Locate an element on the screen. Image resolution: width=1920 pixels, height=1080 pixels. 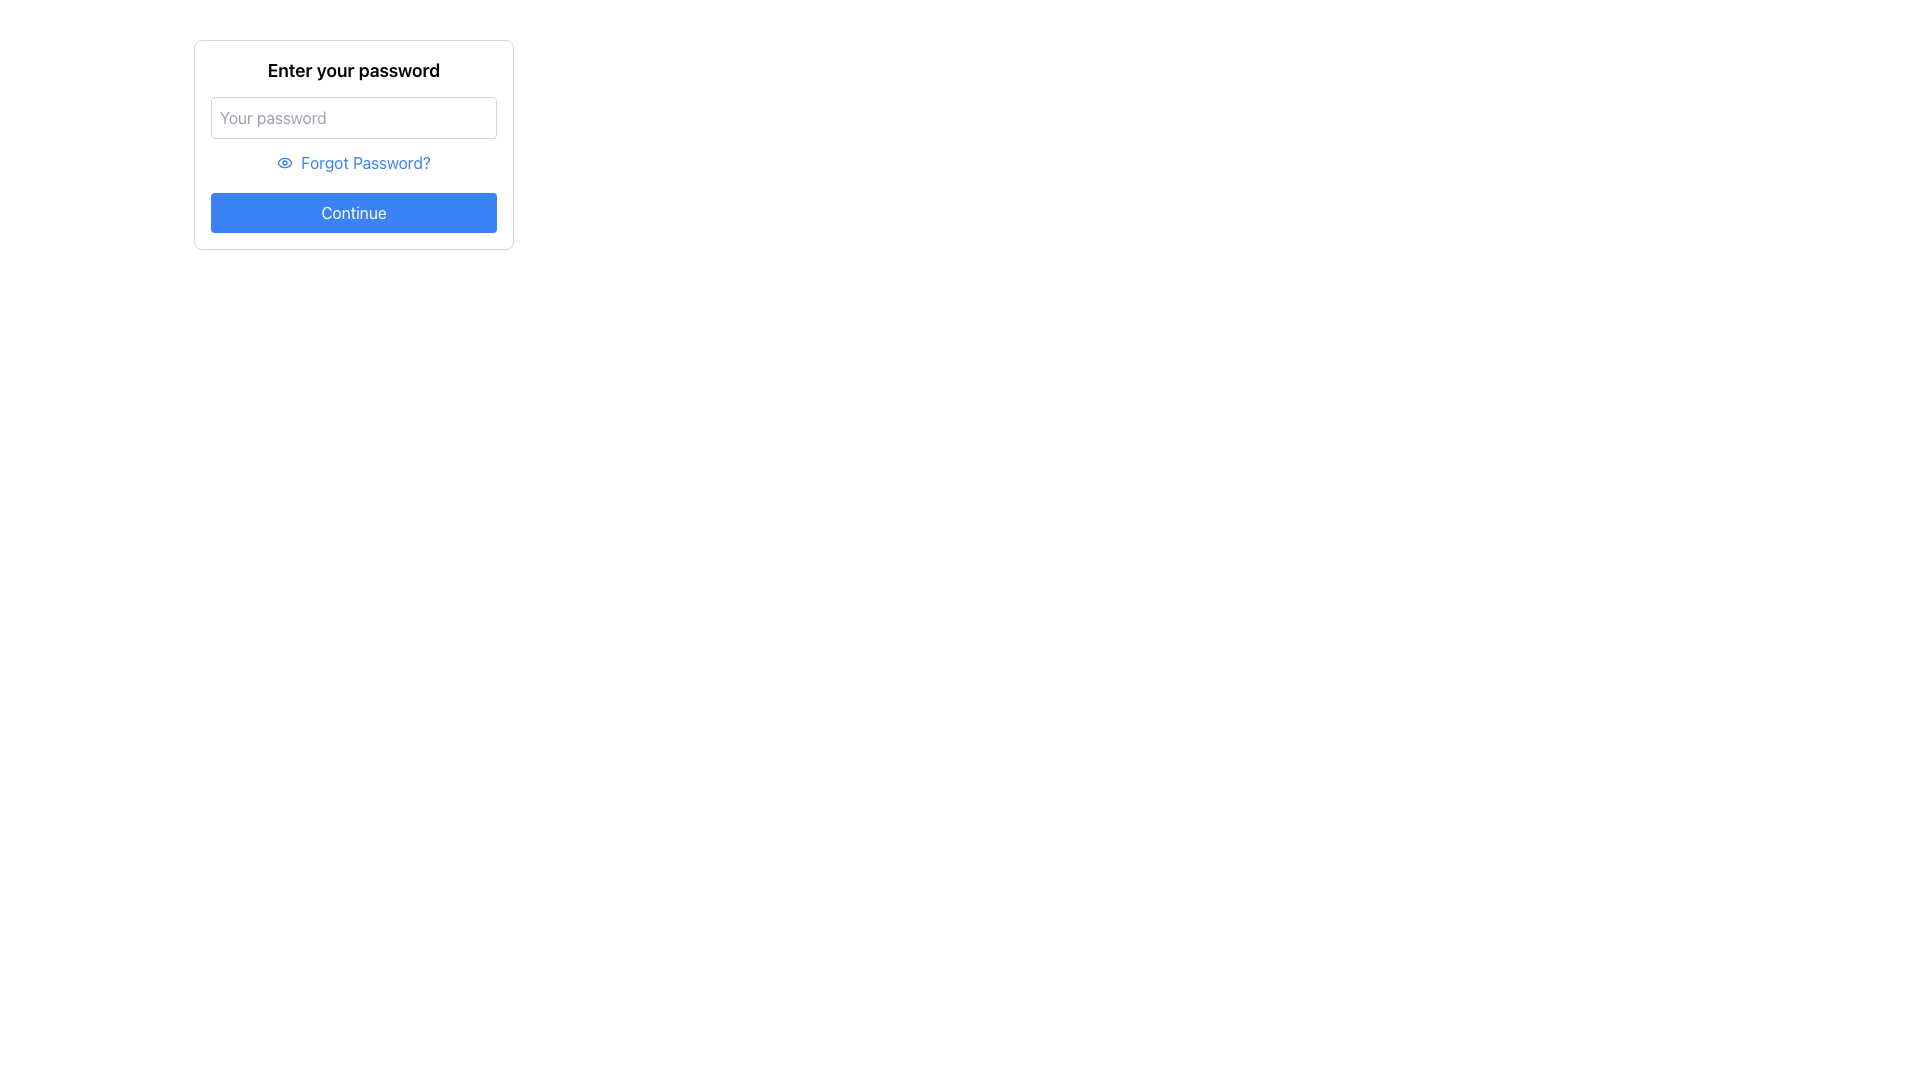
the static text label that guides users in entering their password, located above the password input field is located at coordinates (354, 69).